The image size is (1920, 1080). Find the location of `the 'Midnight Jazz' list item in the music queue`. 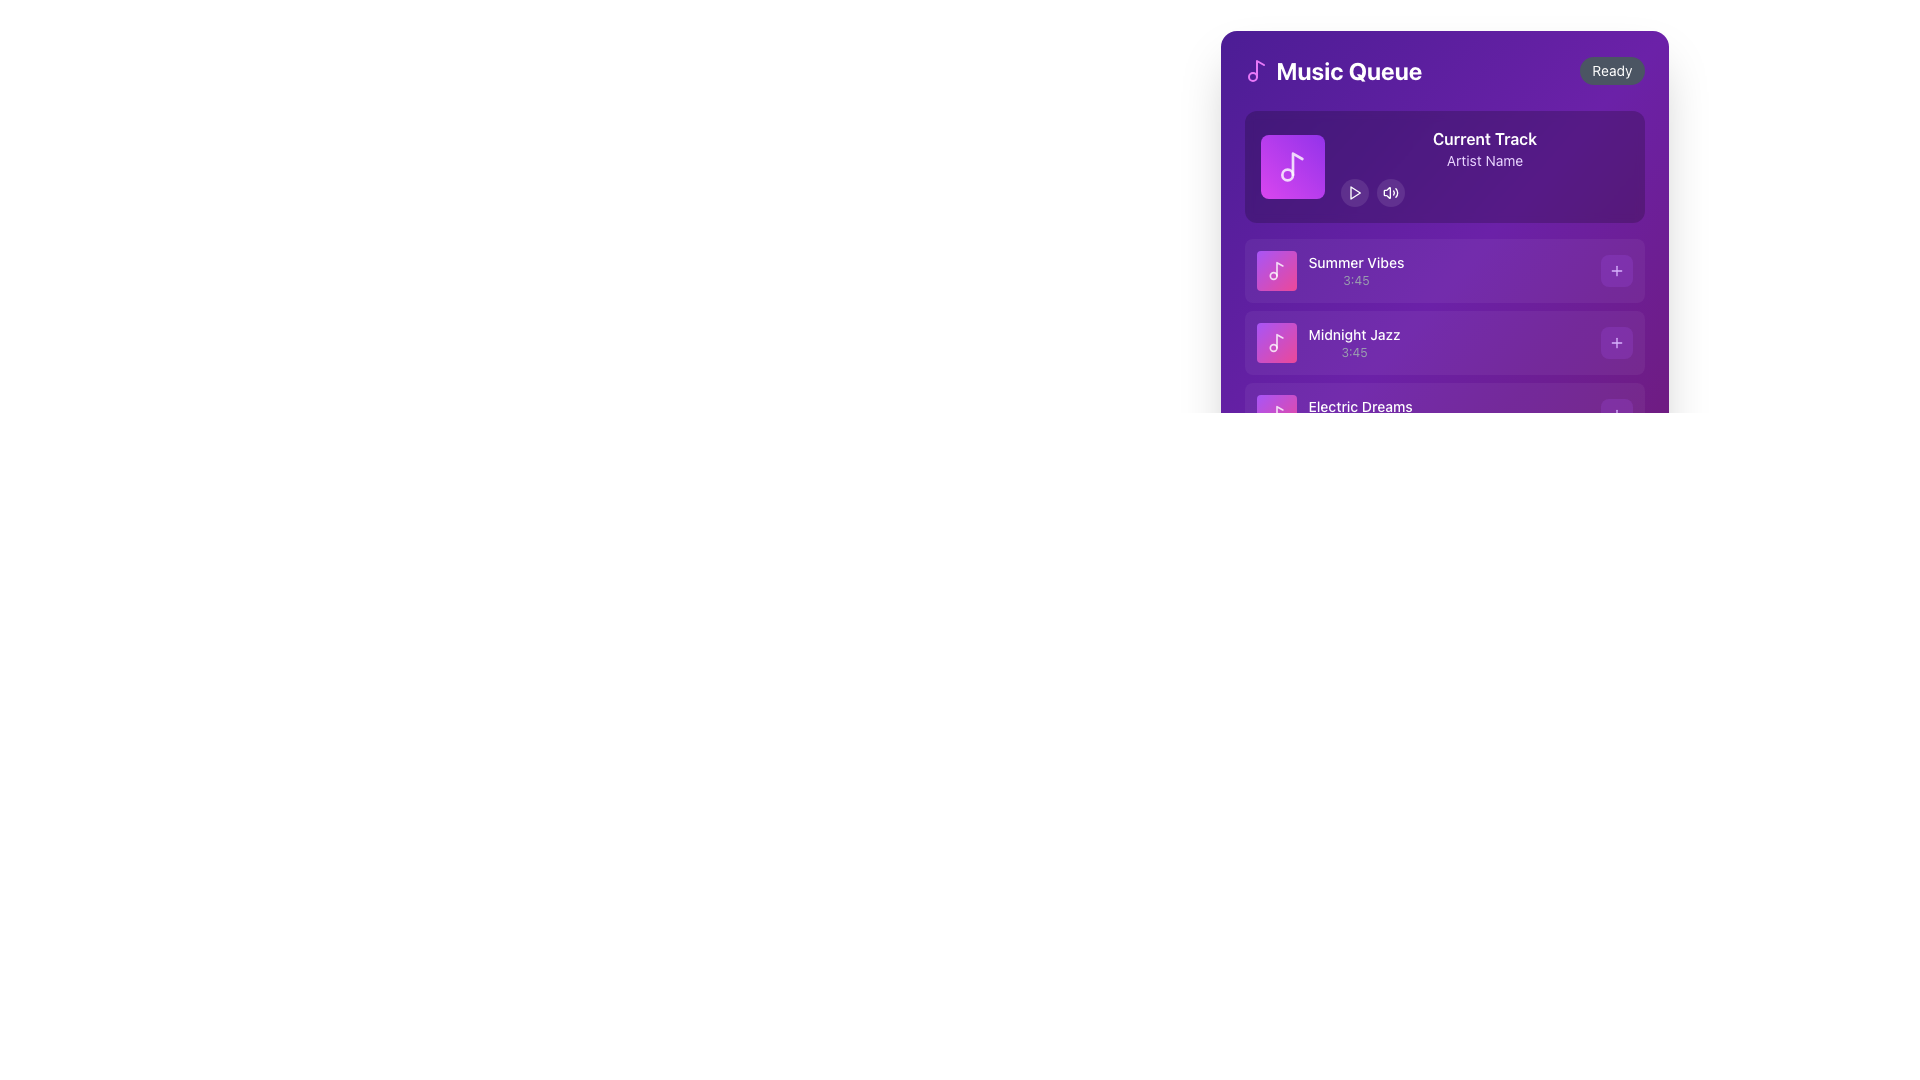

the 'Midnight Jazz' list item in the music queue is located at coordinates (1444, 313).